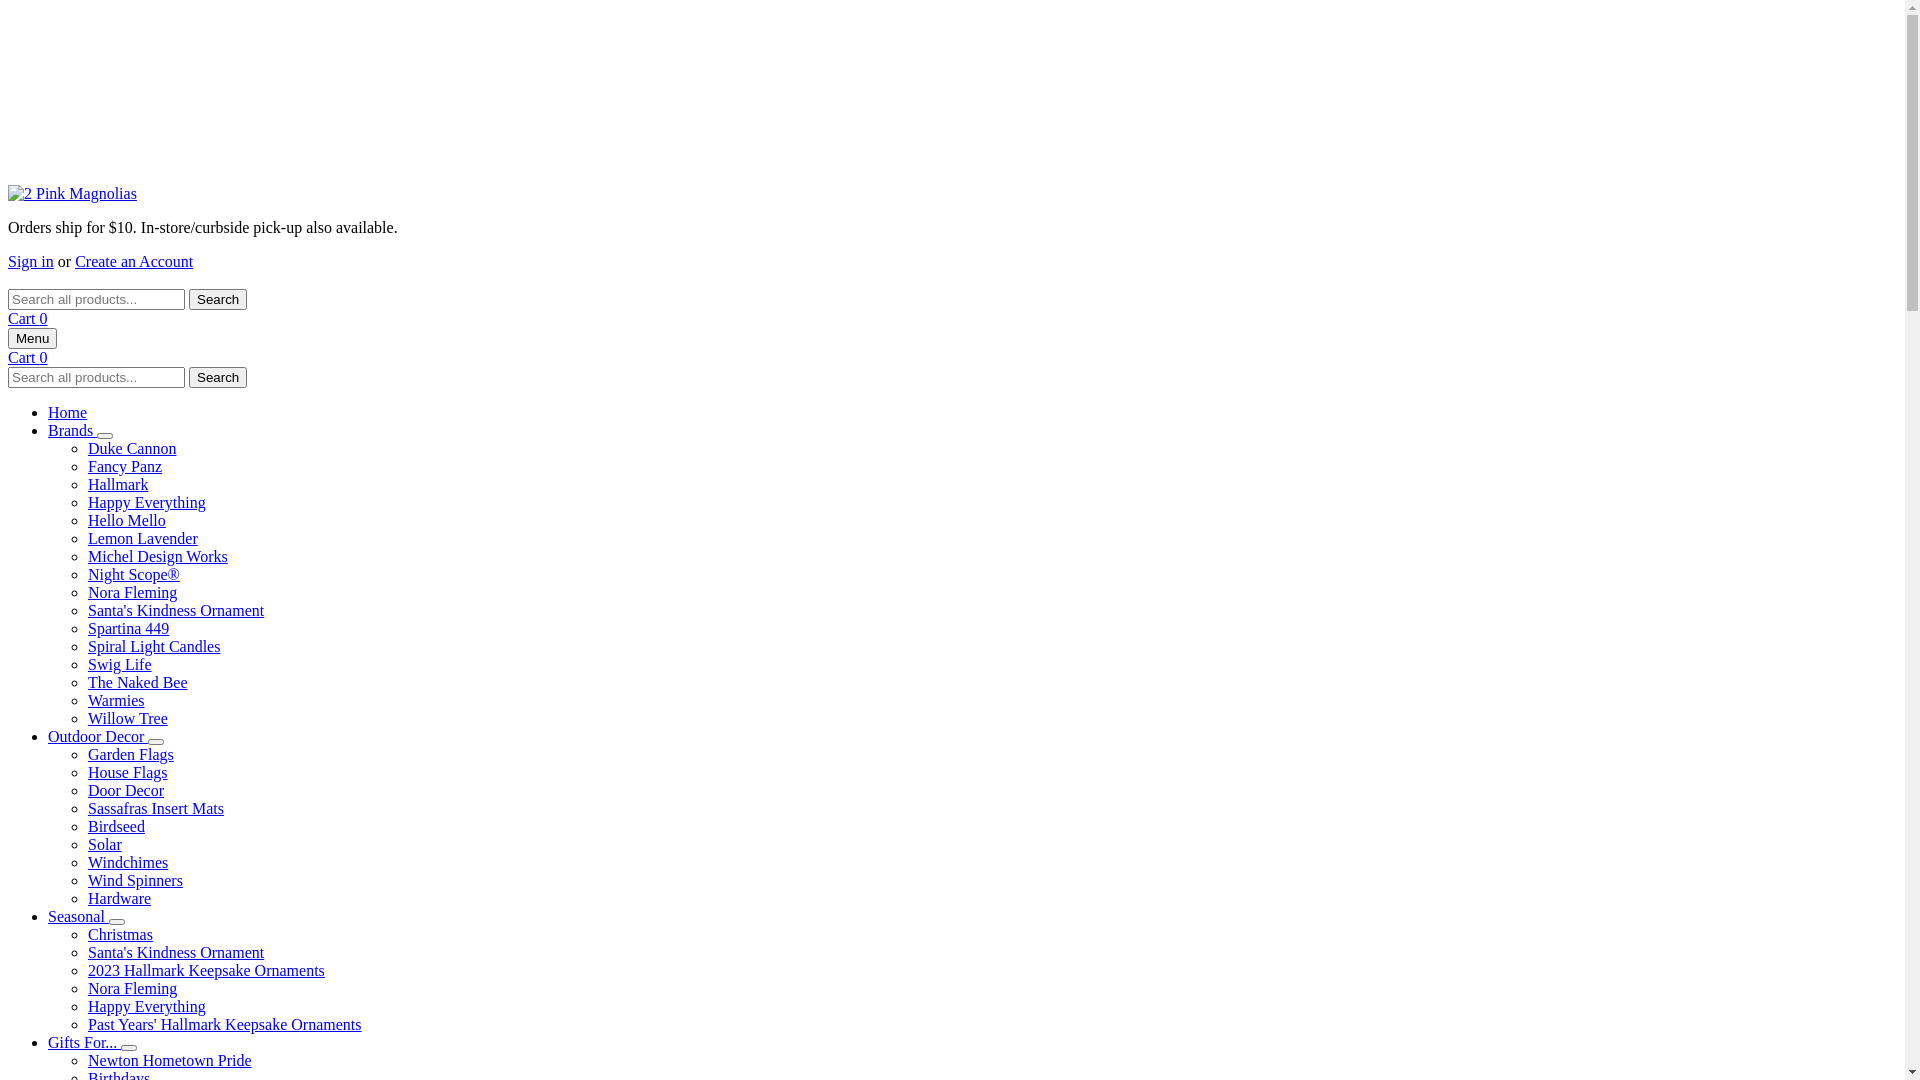 The height and width of the screenshot is (1080, 1920). What do you see at coordinates (119, 934) in the screenshot?
I see `'Christmas'` at bounding box center [119, 934].